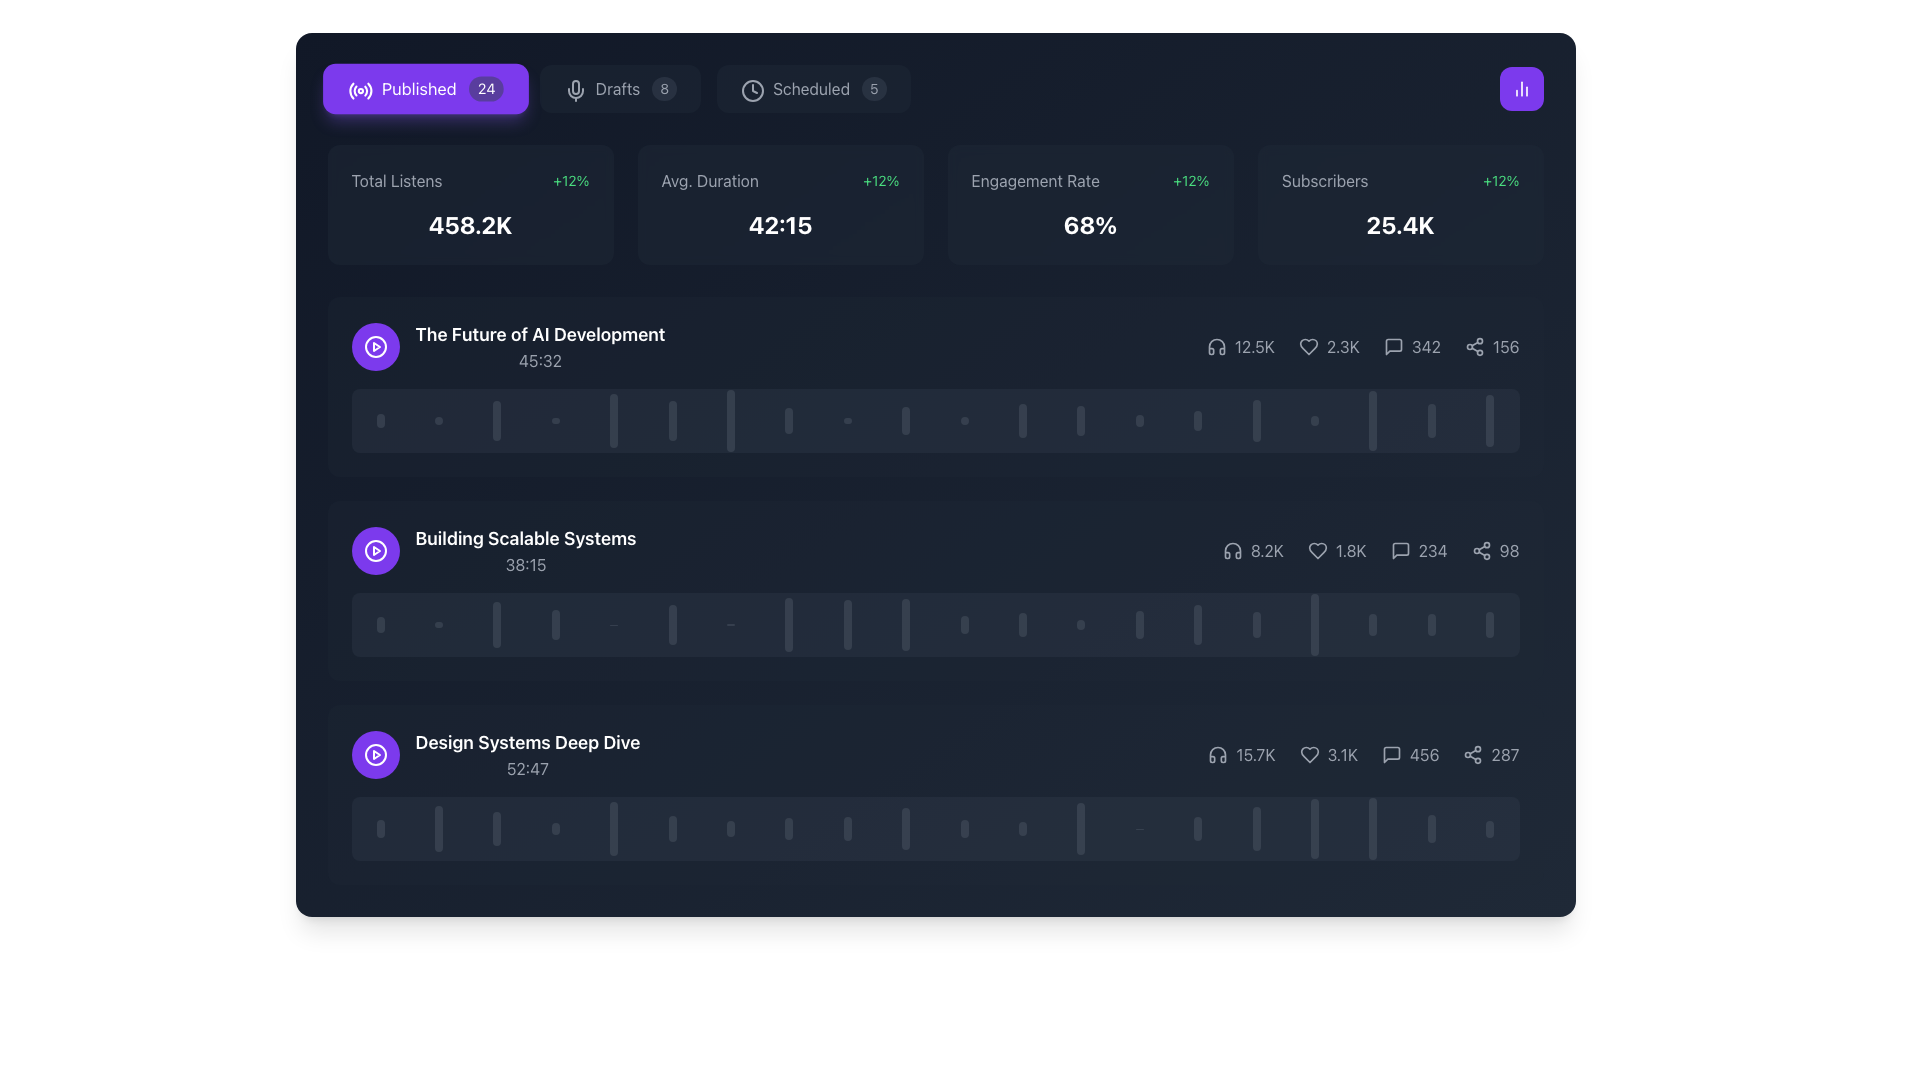 The image size is (1920, 1080). Describe the element at coordinates (540, 346) in the screenshot. I see `the title 'The Future of AI Development' to play or select the content from the composite text element located in the first row of items in the list` at that location.